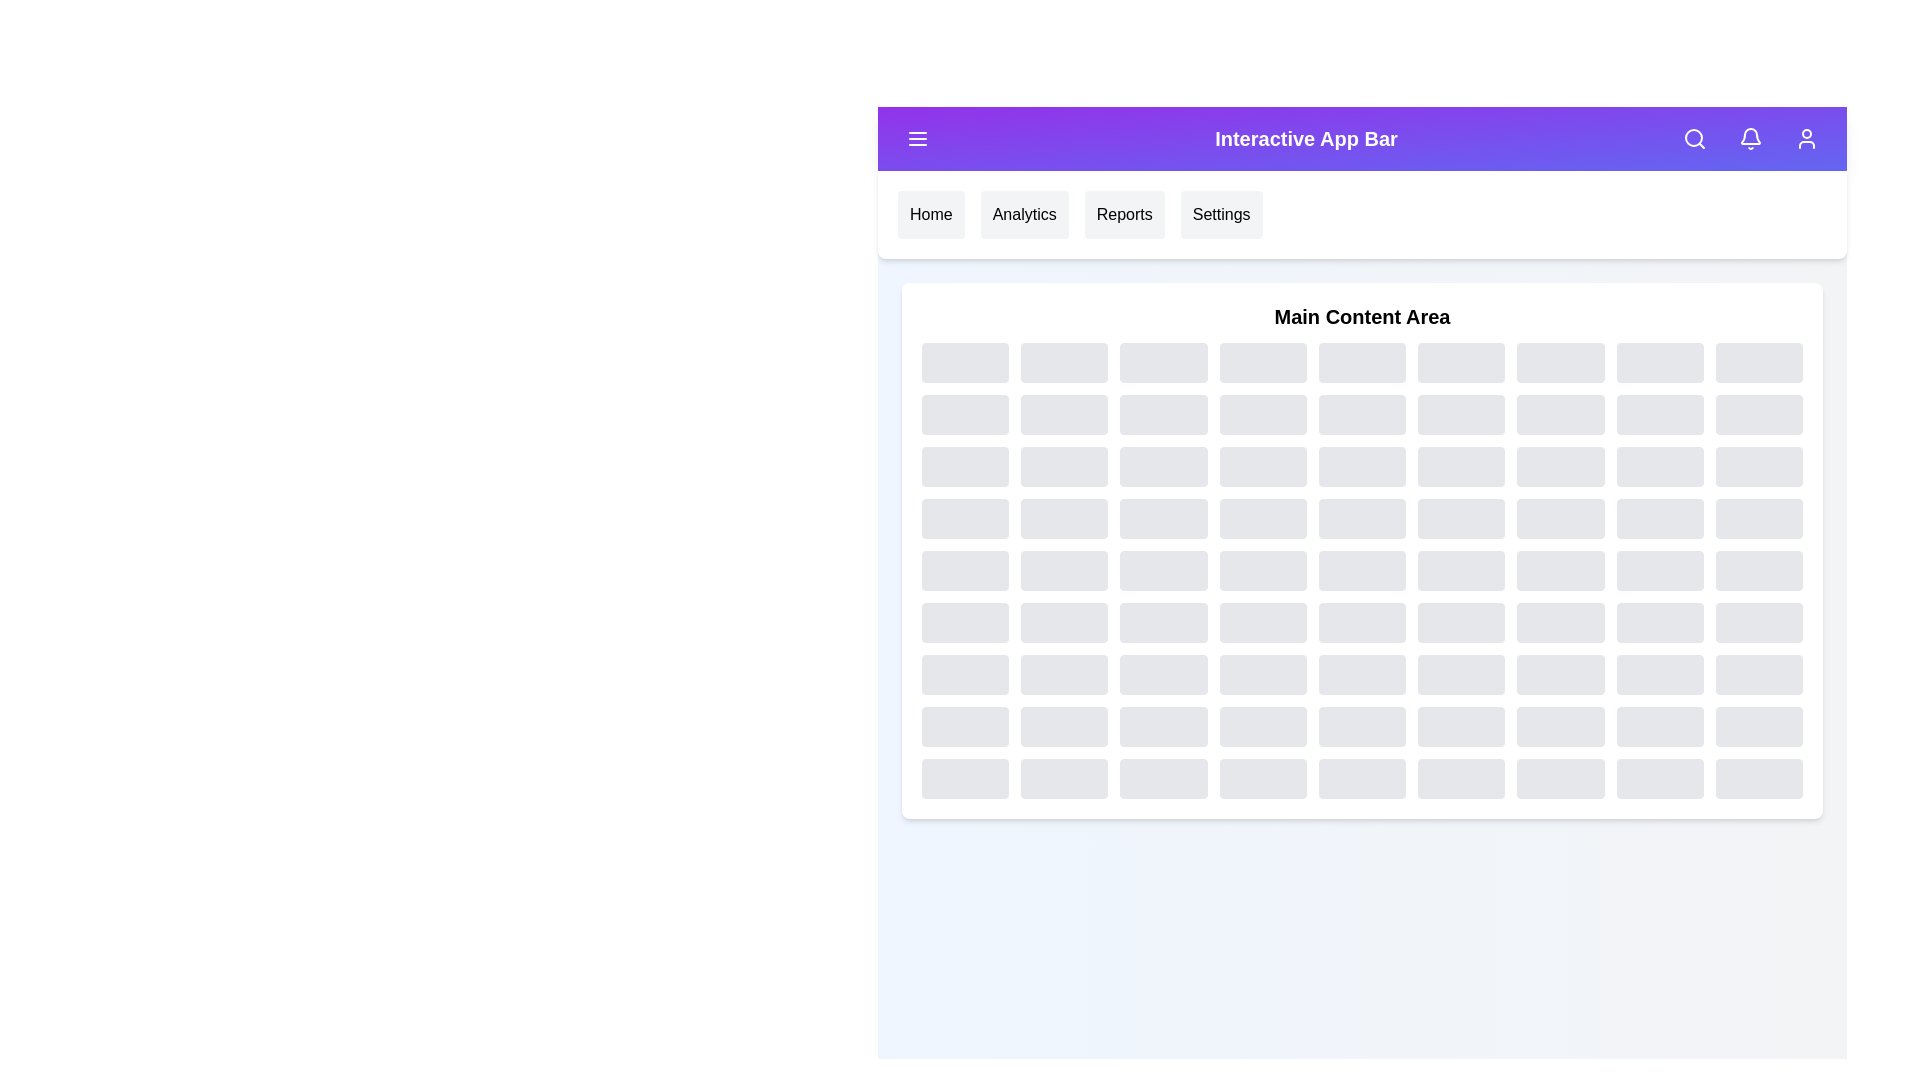  What do you see at coordinates (930, 215) in the screenshot?
I see `the menu item Home to navigate to the corresponding section` at bounding box center [930, 215].